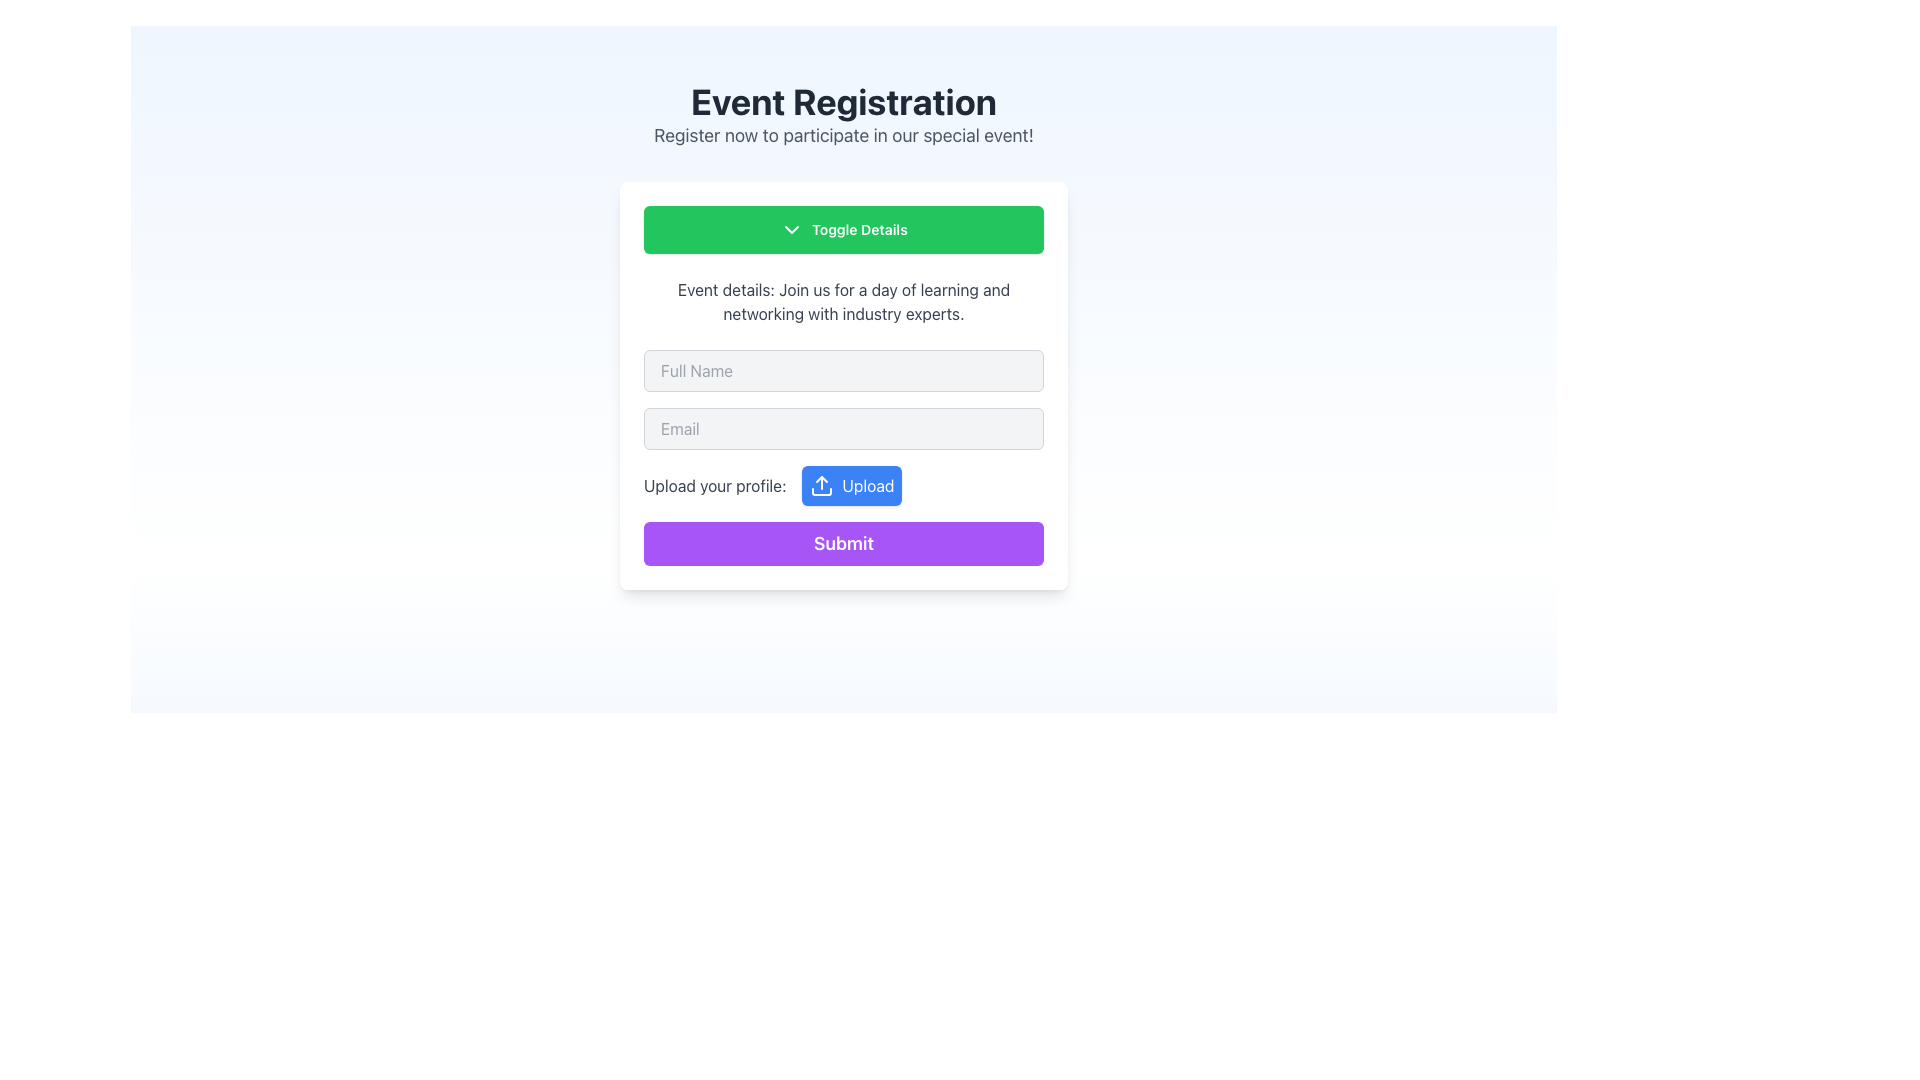 The image size is (1920, 1080). What do you see at coordinates (844, 543) in the screenshot?
I see `the 'Submit' button, which is a rectangular button with a purple background and bold white text, located at the bottom of the form` at bounding box center [844, 543].